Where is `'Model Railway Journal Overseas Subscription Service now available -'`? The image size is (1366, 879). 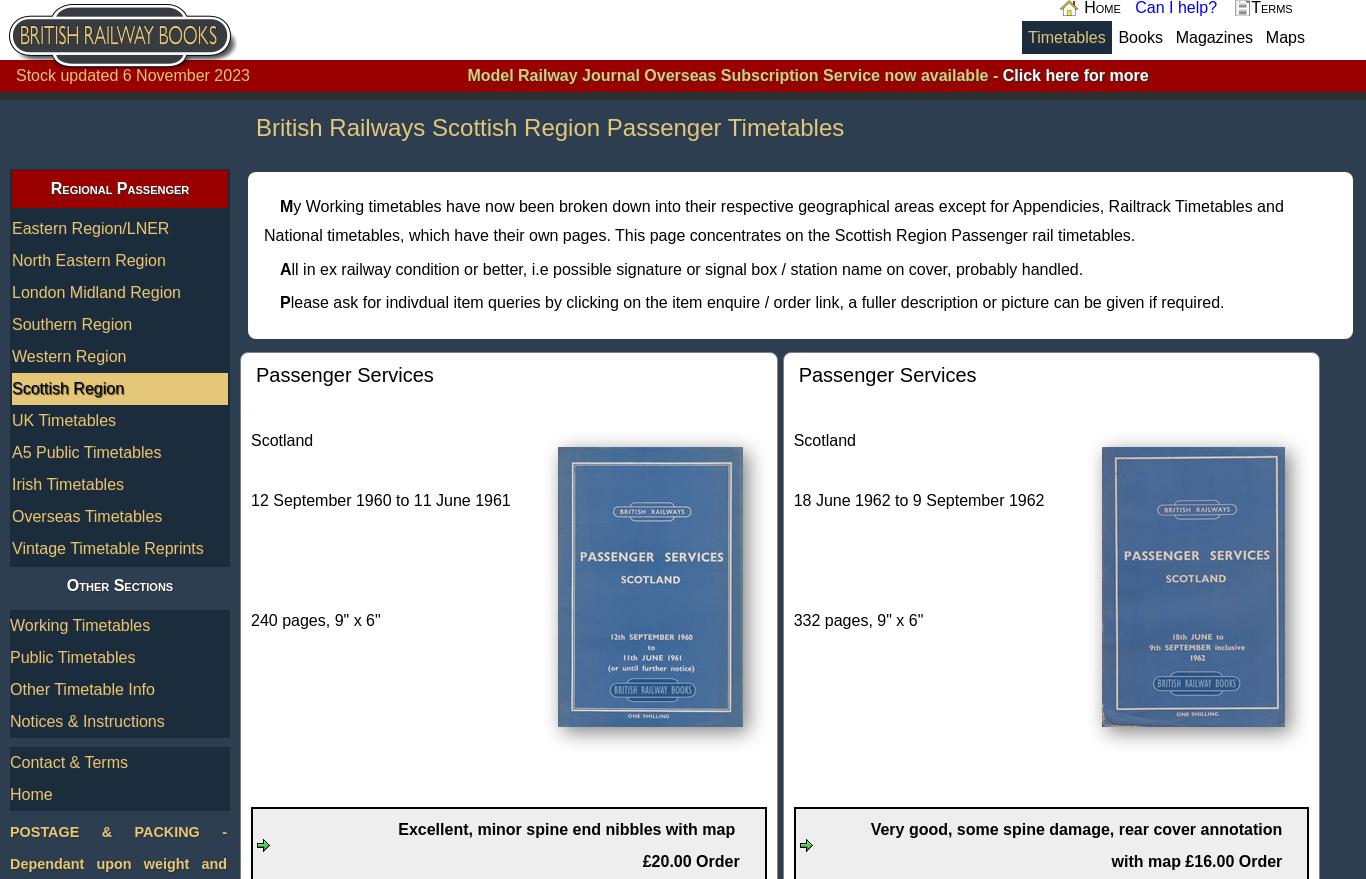 'Model Railway Journal Overseas Subscription Service now available -' is located at coordinates (734, 75).